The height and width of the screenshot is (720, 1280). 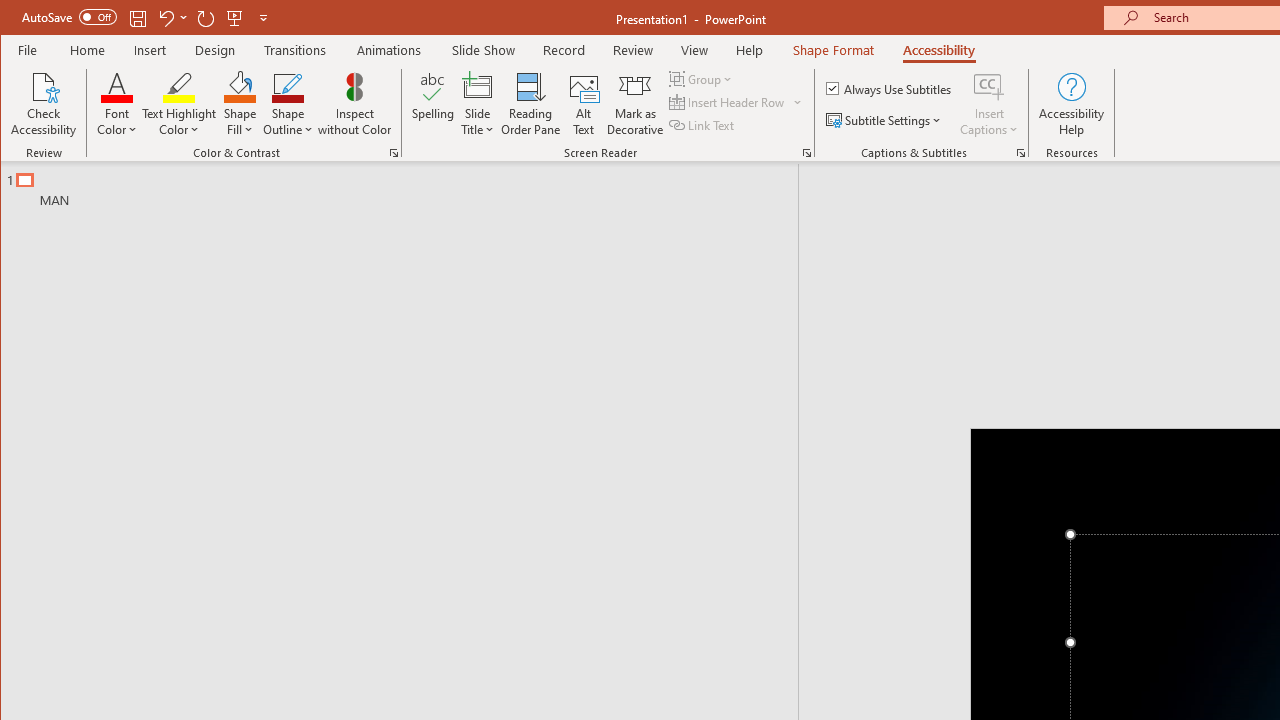 What do you see at coordinates (989, 85) in the screenshot?
I see `'Insert Captions'` at bounding box center [989, 85].